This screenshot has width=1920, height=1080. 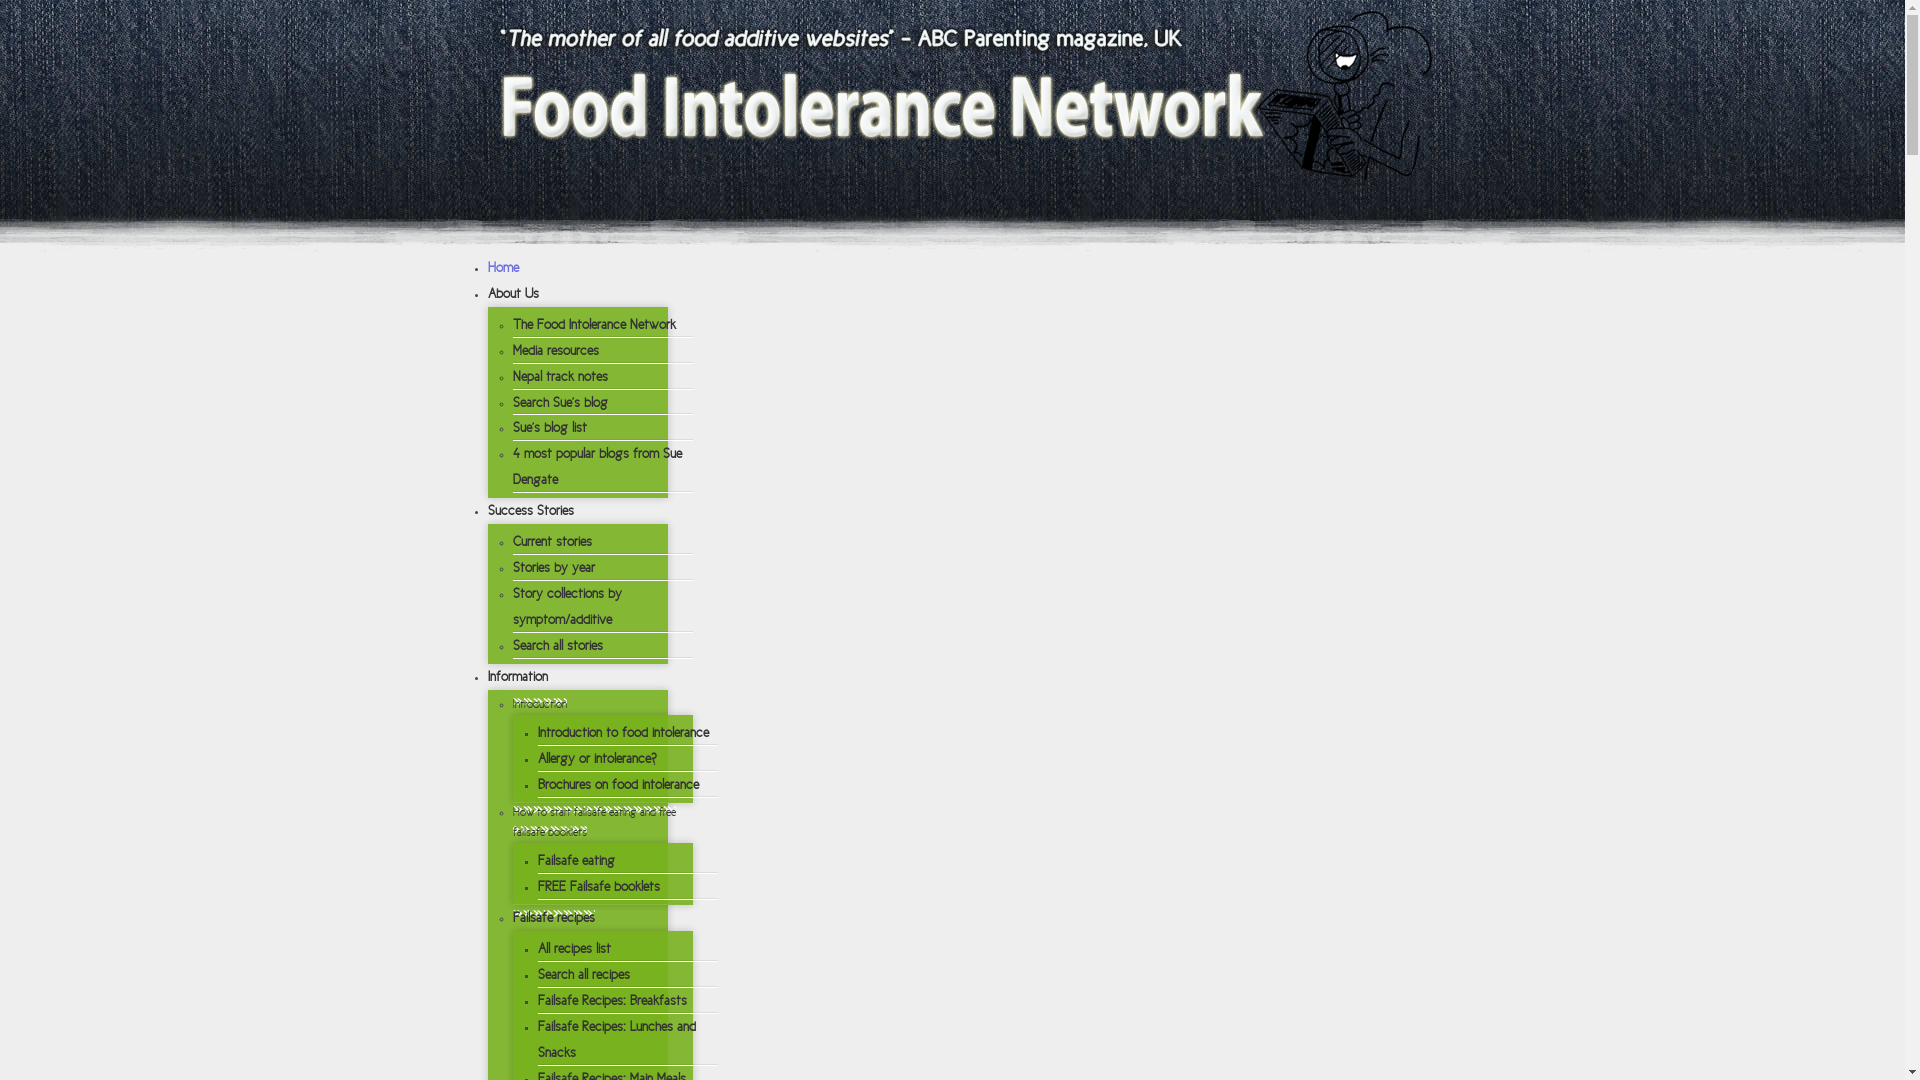 I want to click on 'Success Stories', so click(x=531, y=509).